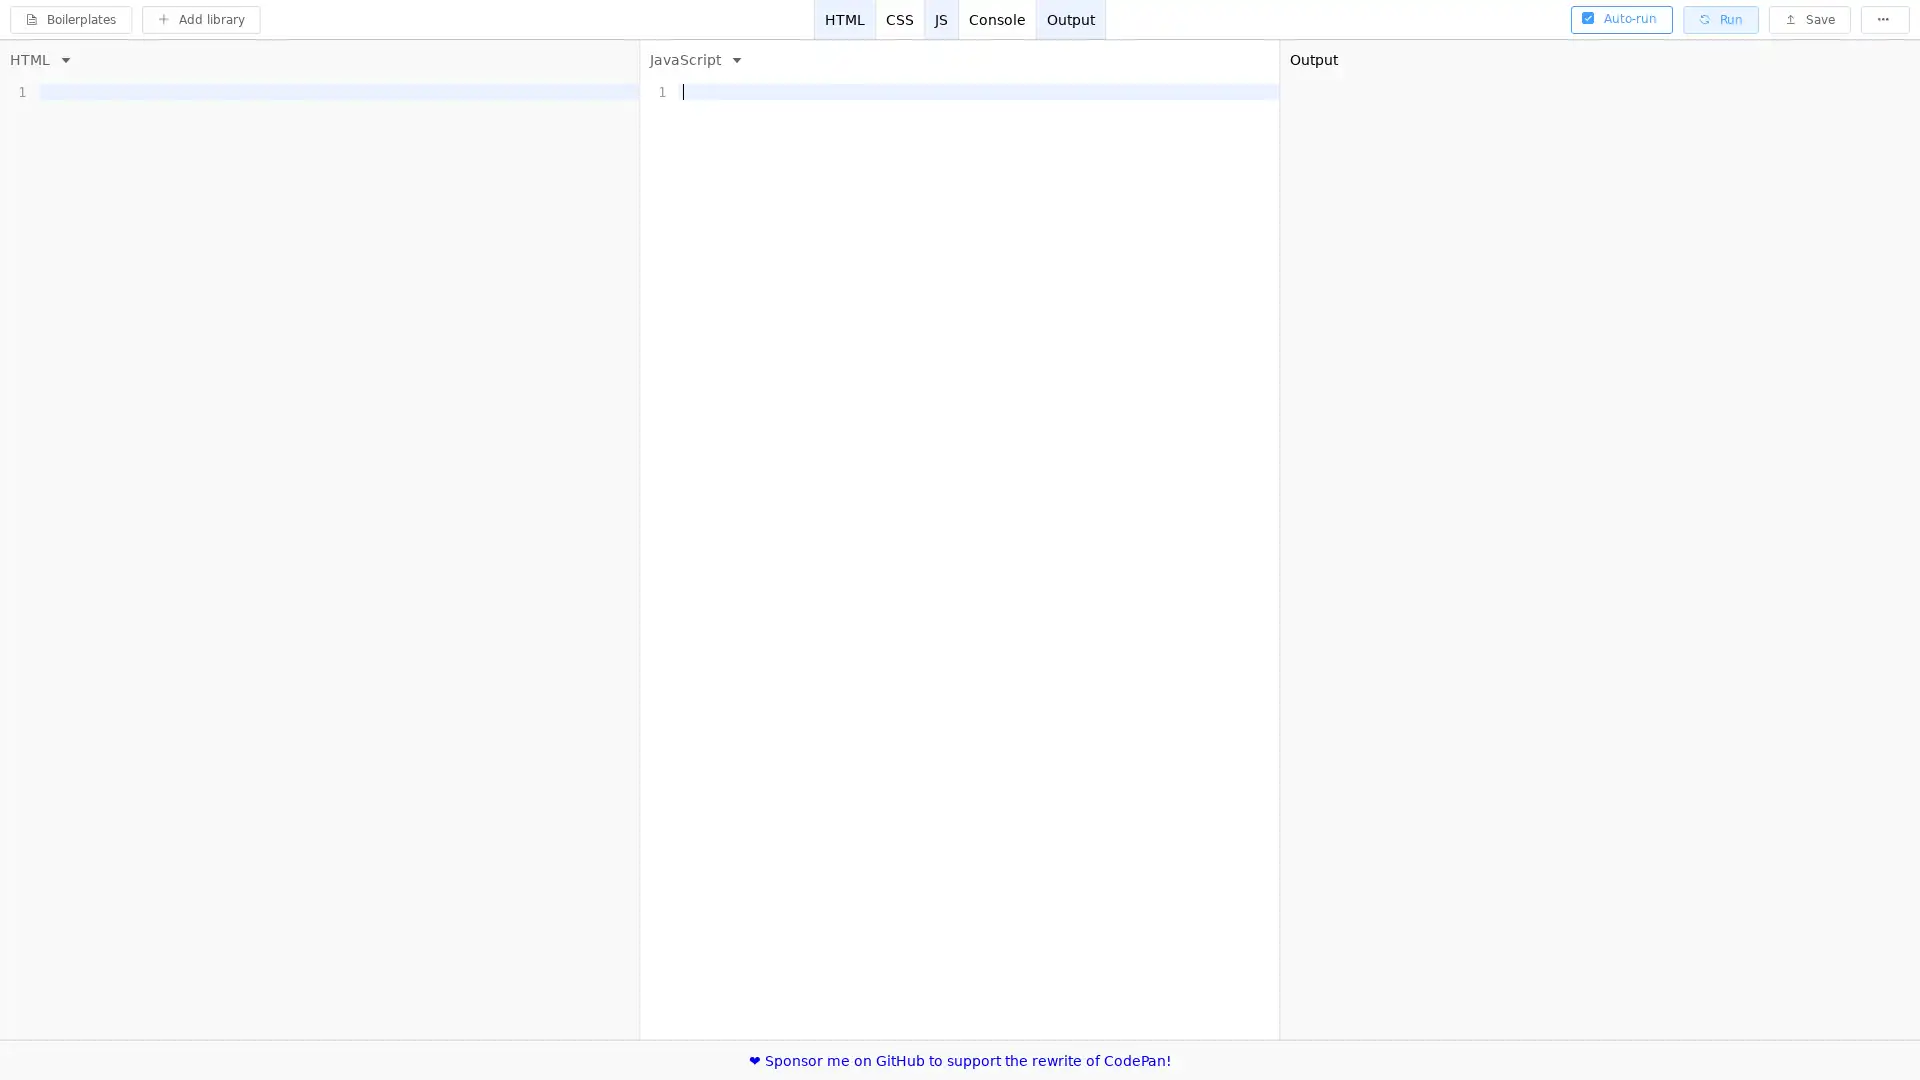 This screenshot has height=1080, width=1920. What do you see at coordinates (1718, 19) in the screenshot?
I see `Run` at bounding box center [1718, 19].